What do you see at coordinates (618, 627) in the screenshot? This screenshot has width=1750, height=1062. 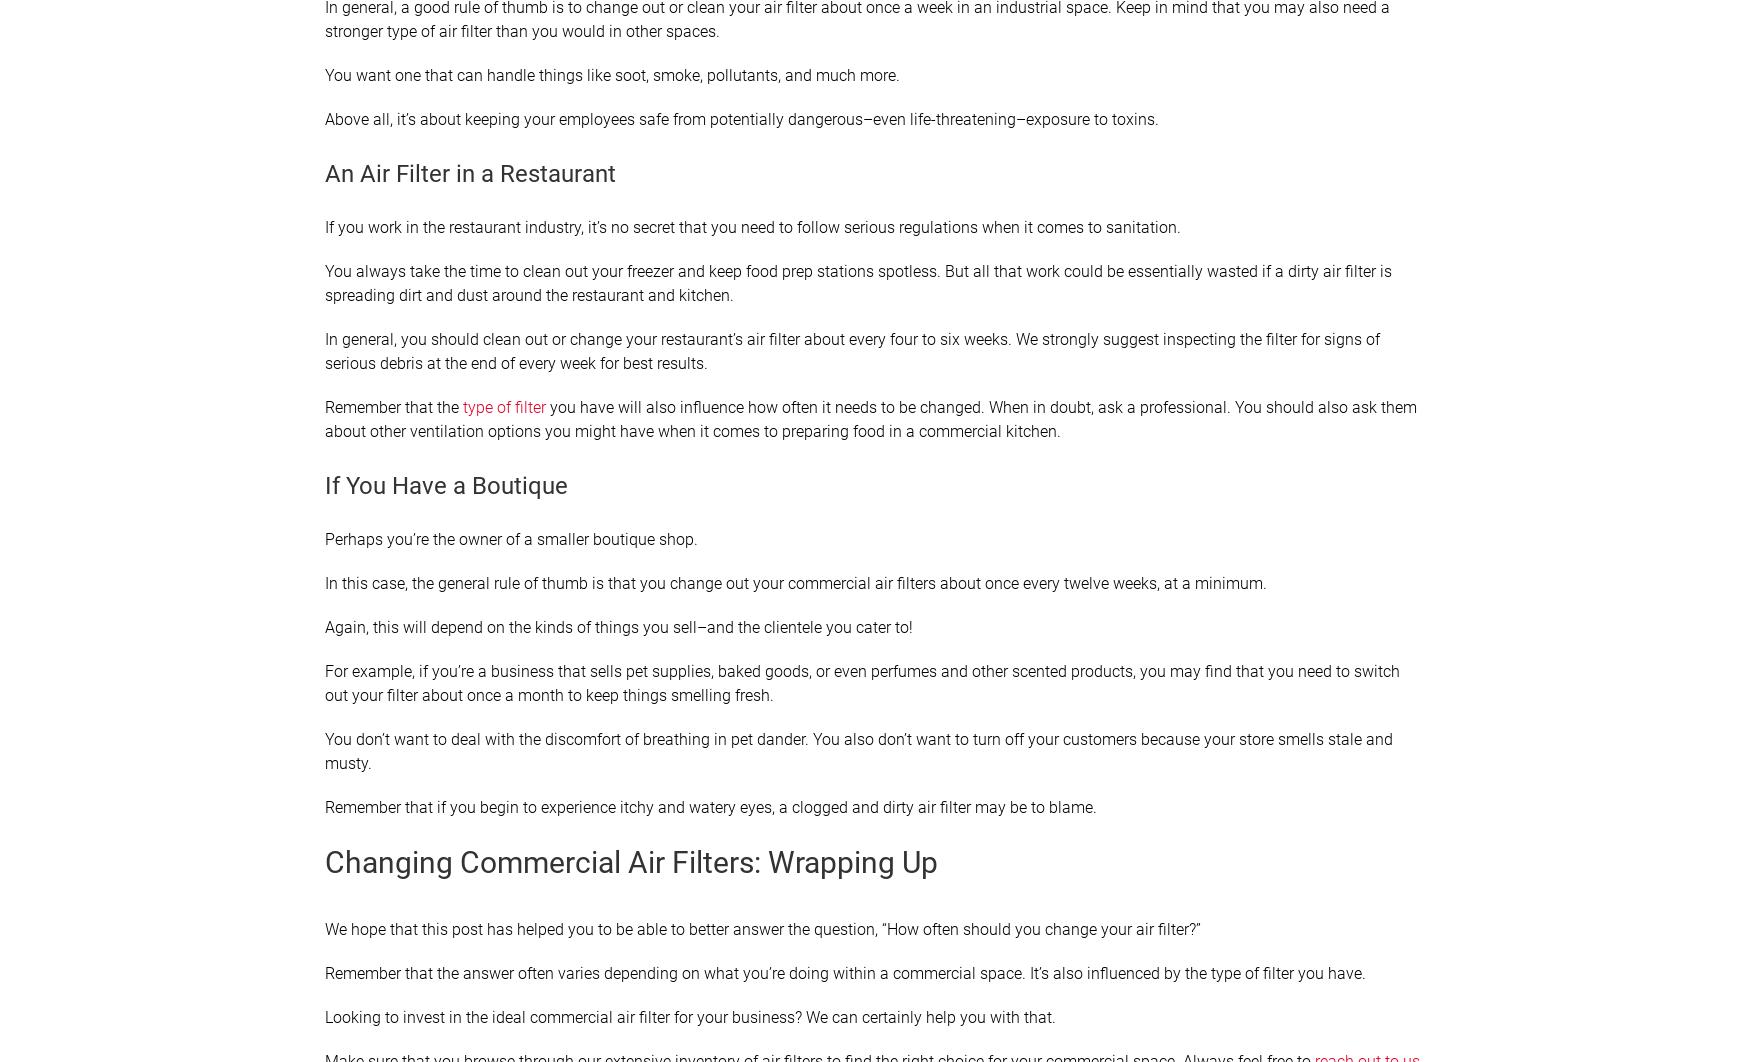 I see `'Again, this will depend on the kinds of things you sell–and the clientele you cater to!'` at bounding box center [618, 627].